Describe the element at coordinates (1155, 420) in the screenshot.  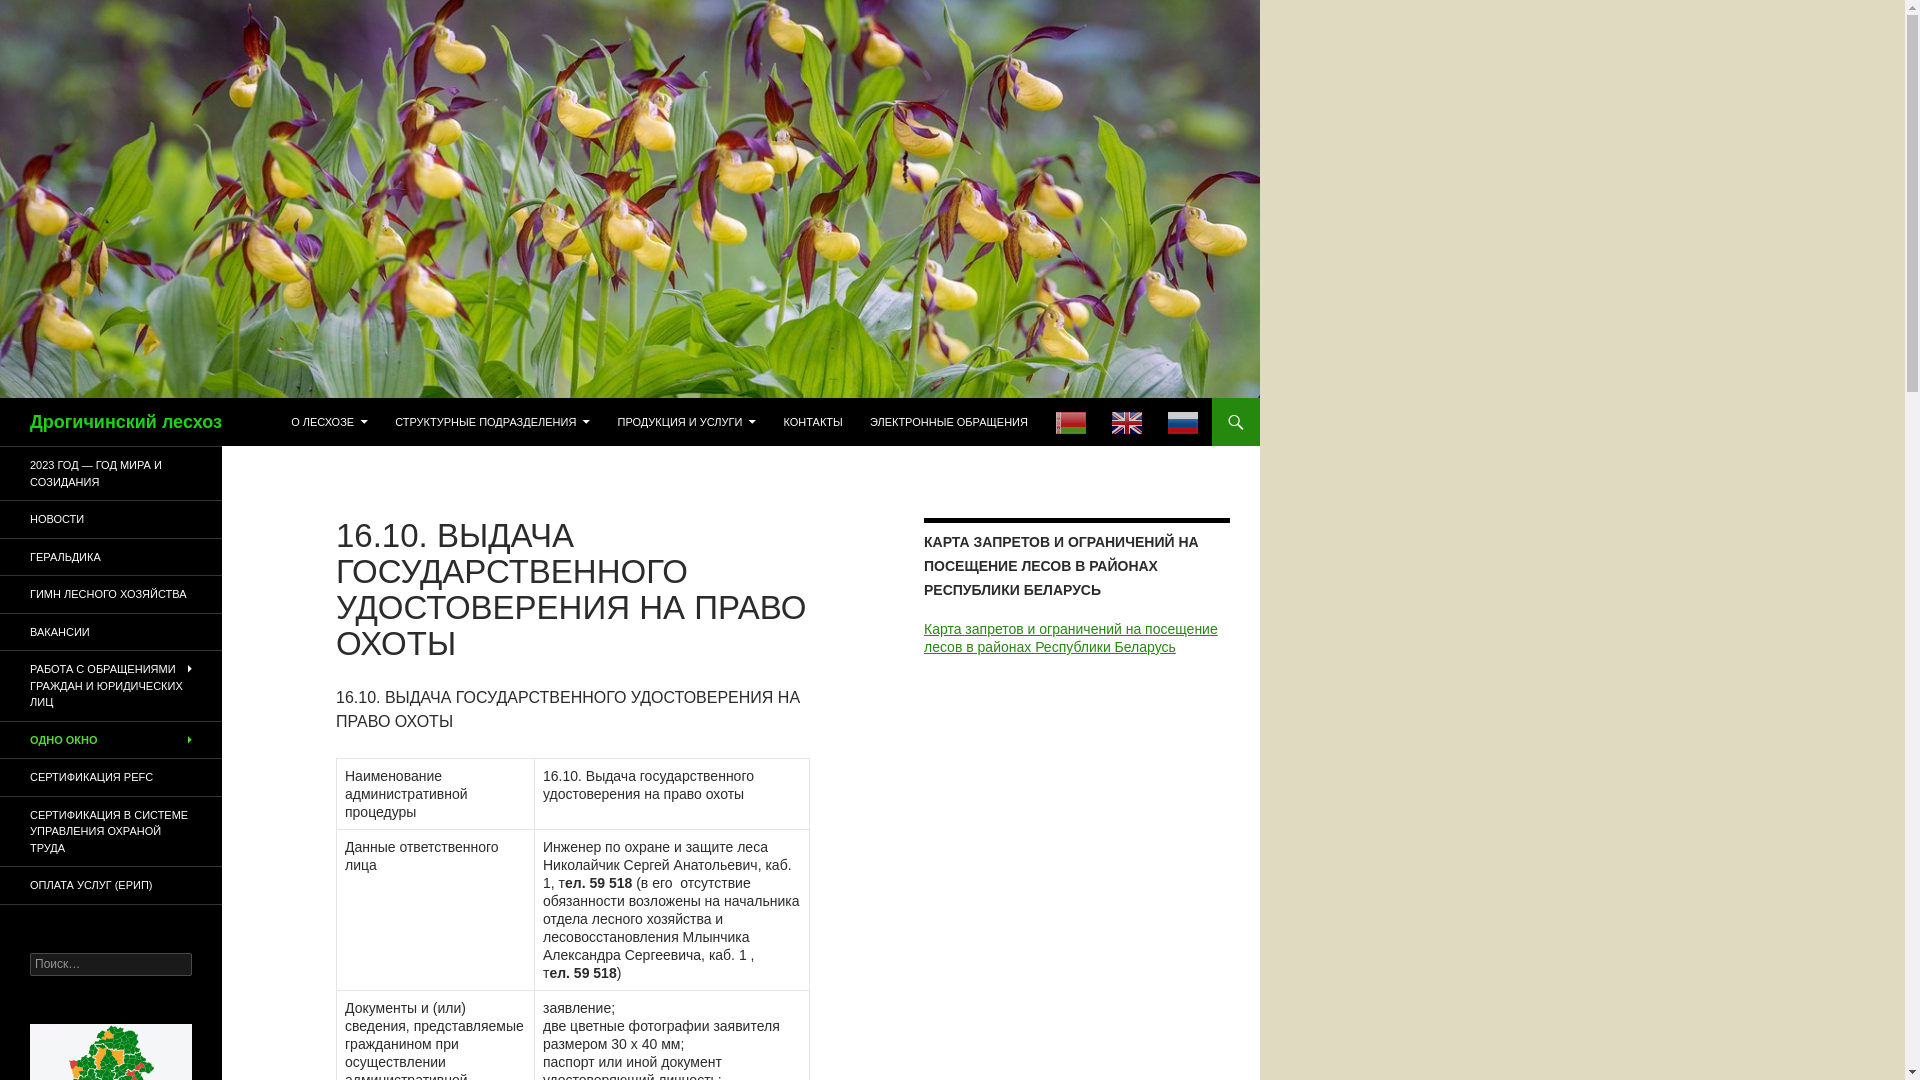
I see `'Russian'` at that location.